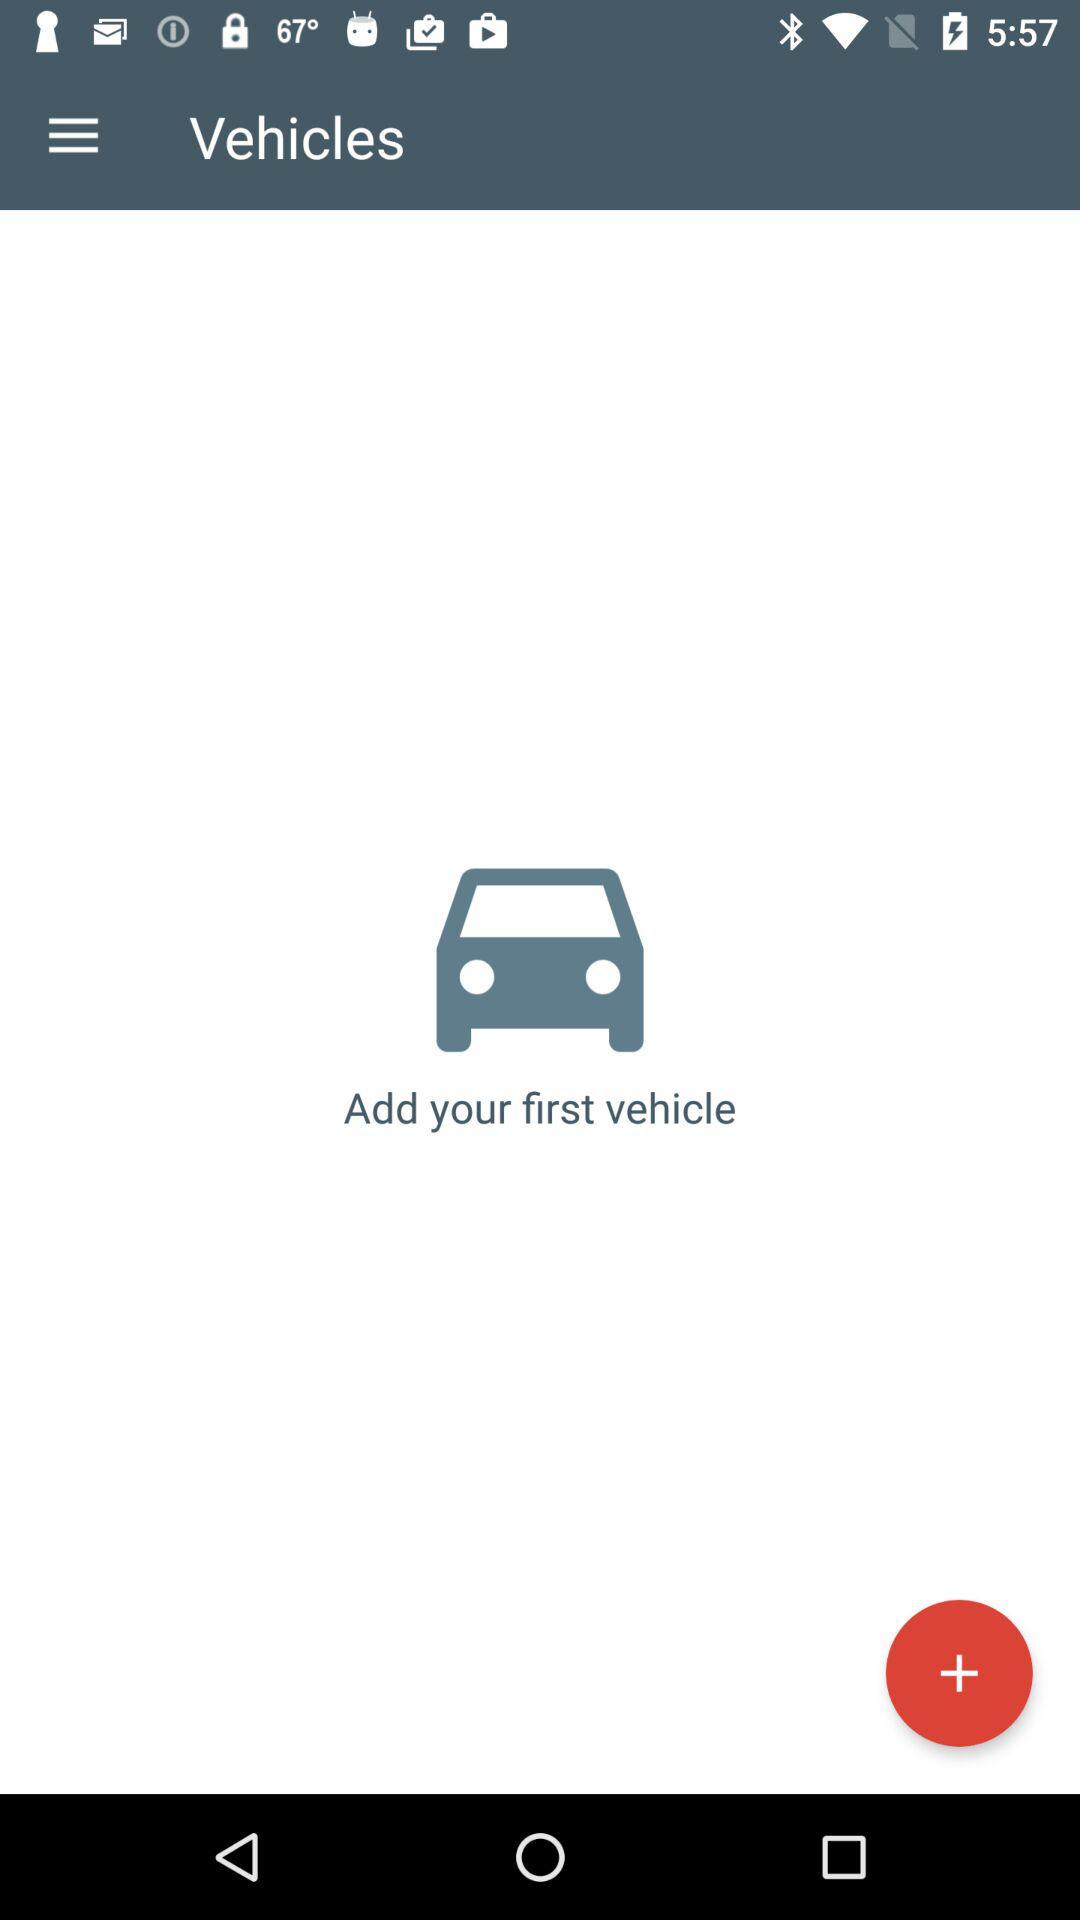 The image size is (1080, 1920). I want to click on the item below add your first, so click(958, 1673).